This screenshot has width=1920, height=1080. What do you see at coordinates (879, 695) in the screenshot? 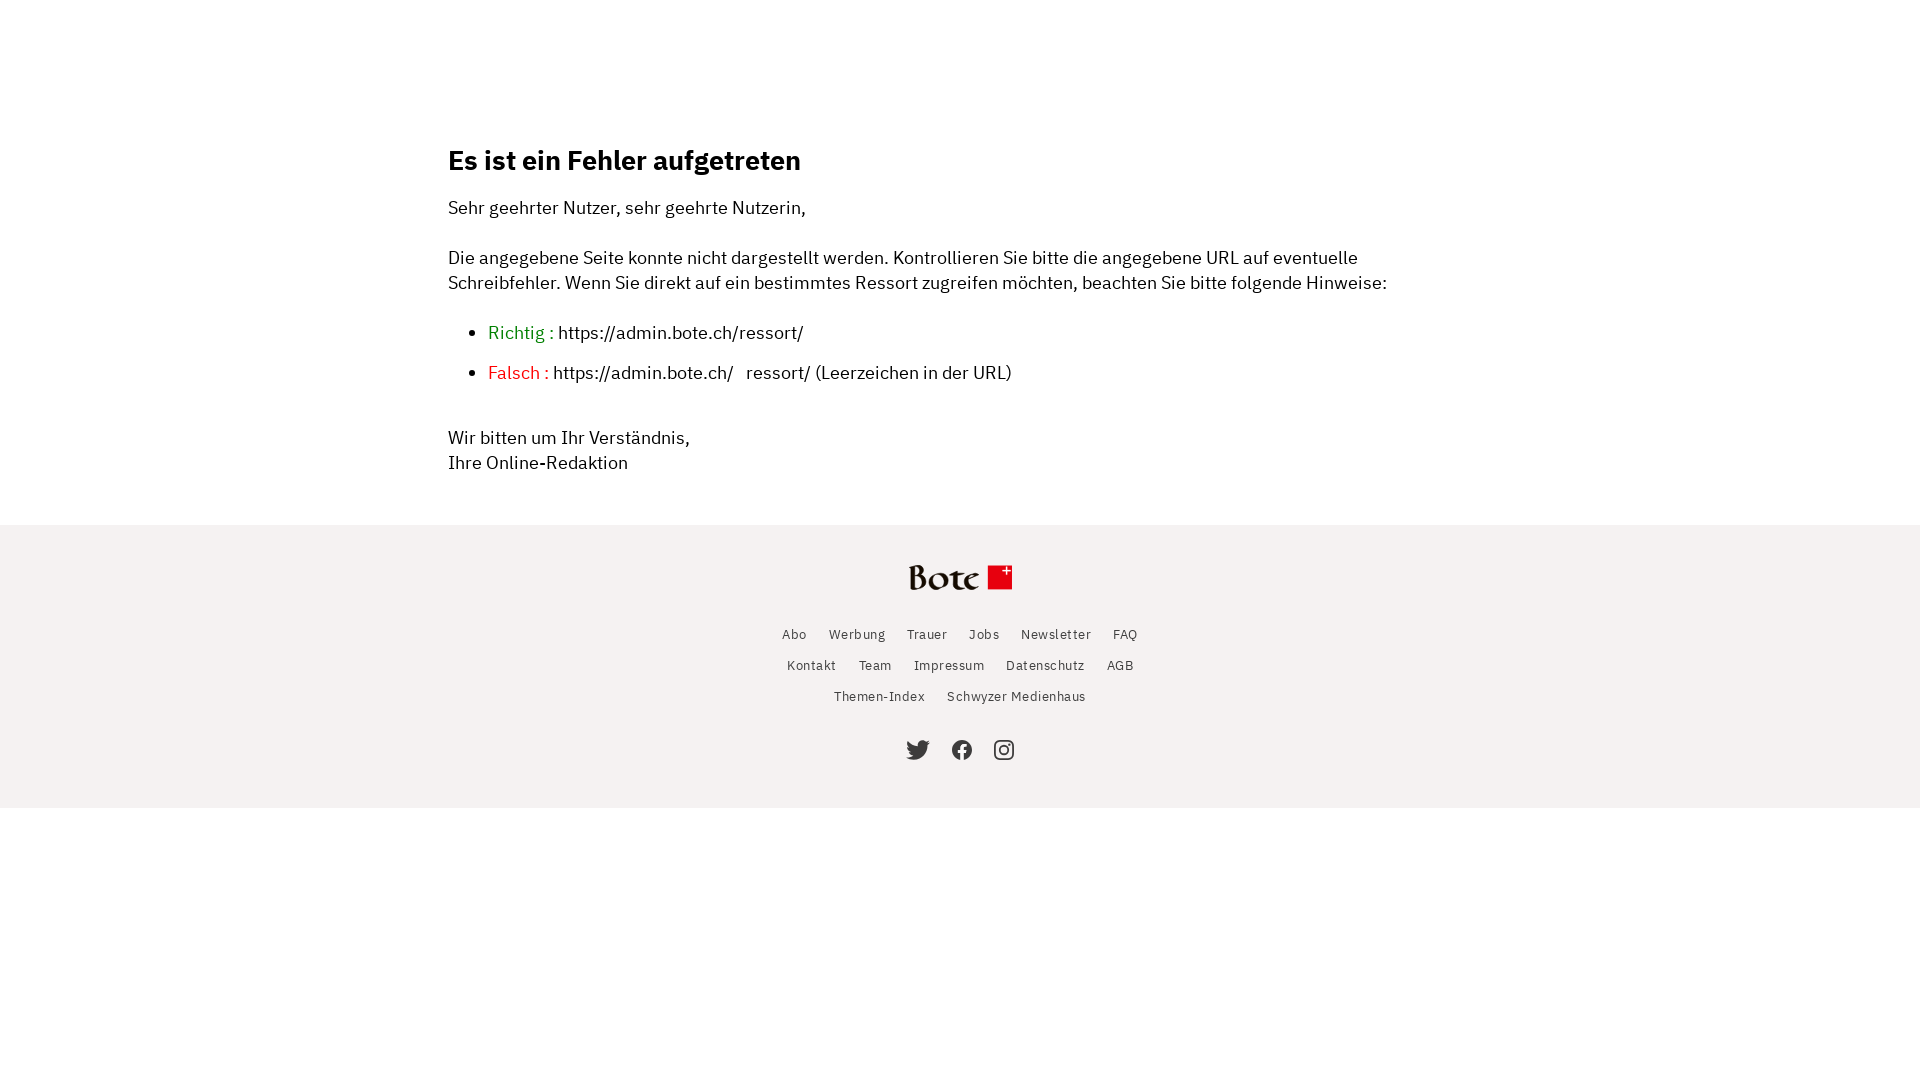
I see `'Themen-Index'` at bounding box center [879, 695].